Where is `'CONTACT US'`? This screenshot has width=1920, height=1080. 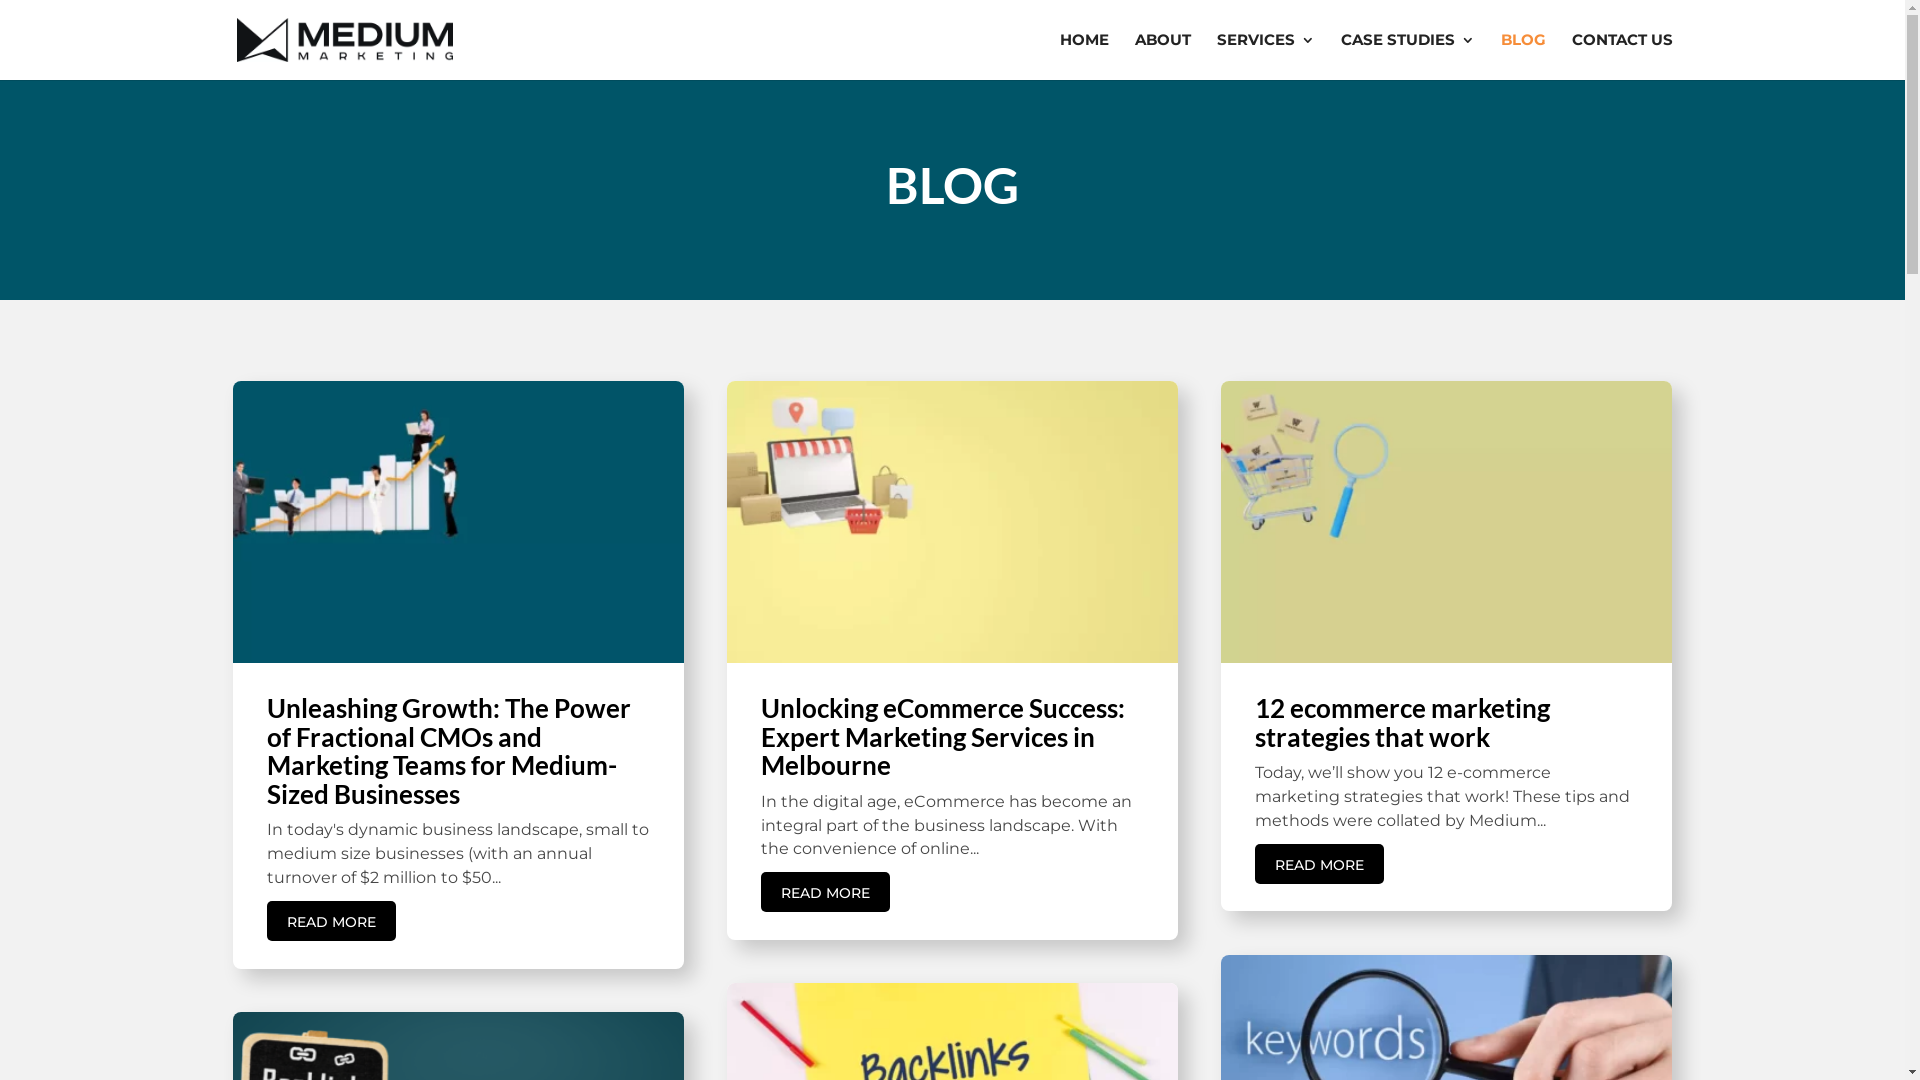 'CONTACT US' is located at coordinates (1622, 55).